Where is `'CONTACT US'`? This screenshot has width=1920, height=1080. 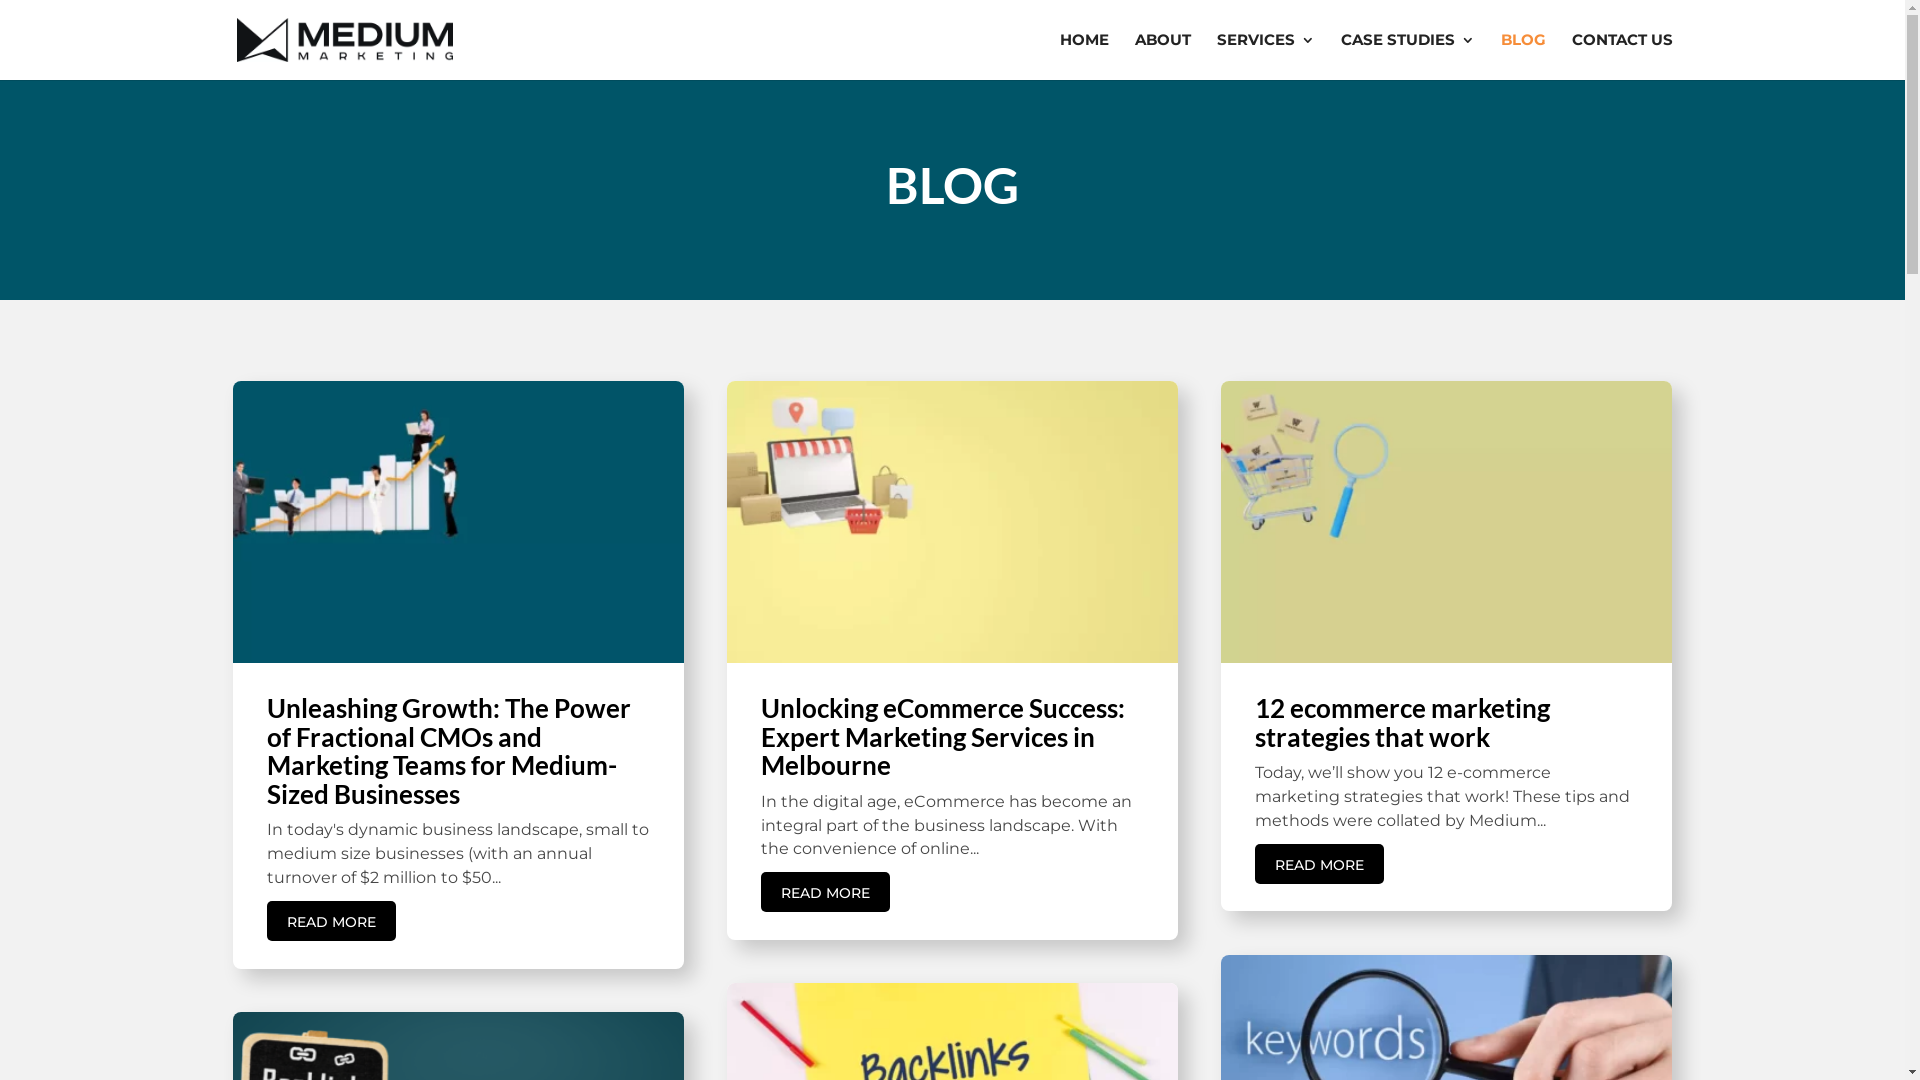 'CONTACT US' is located at coordinates (1622, 55).